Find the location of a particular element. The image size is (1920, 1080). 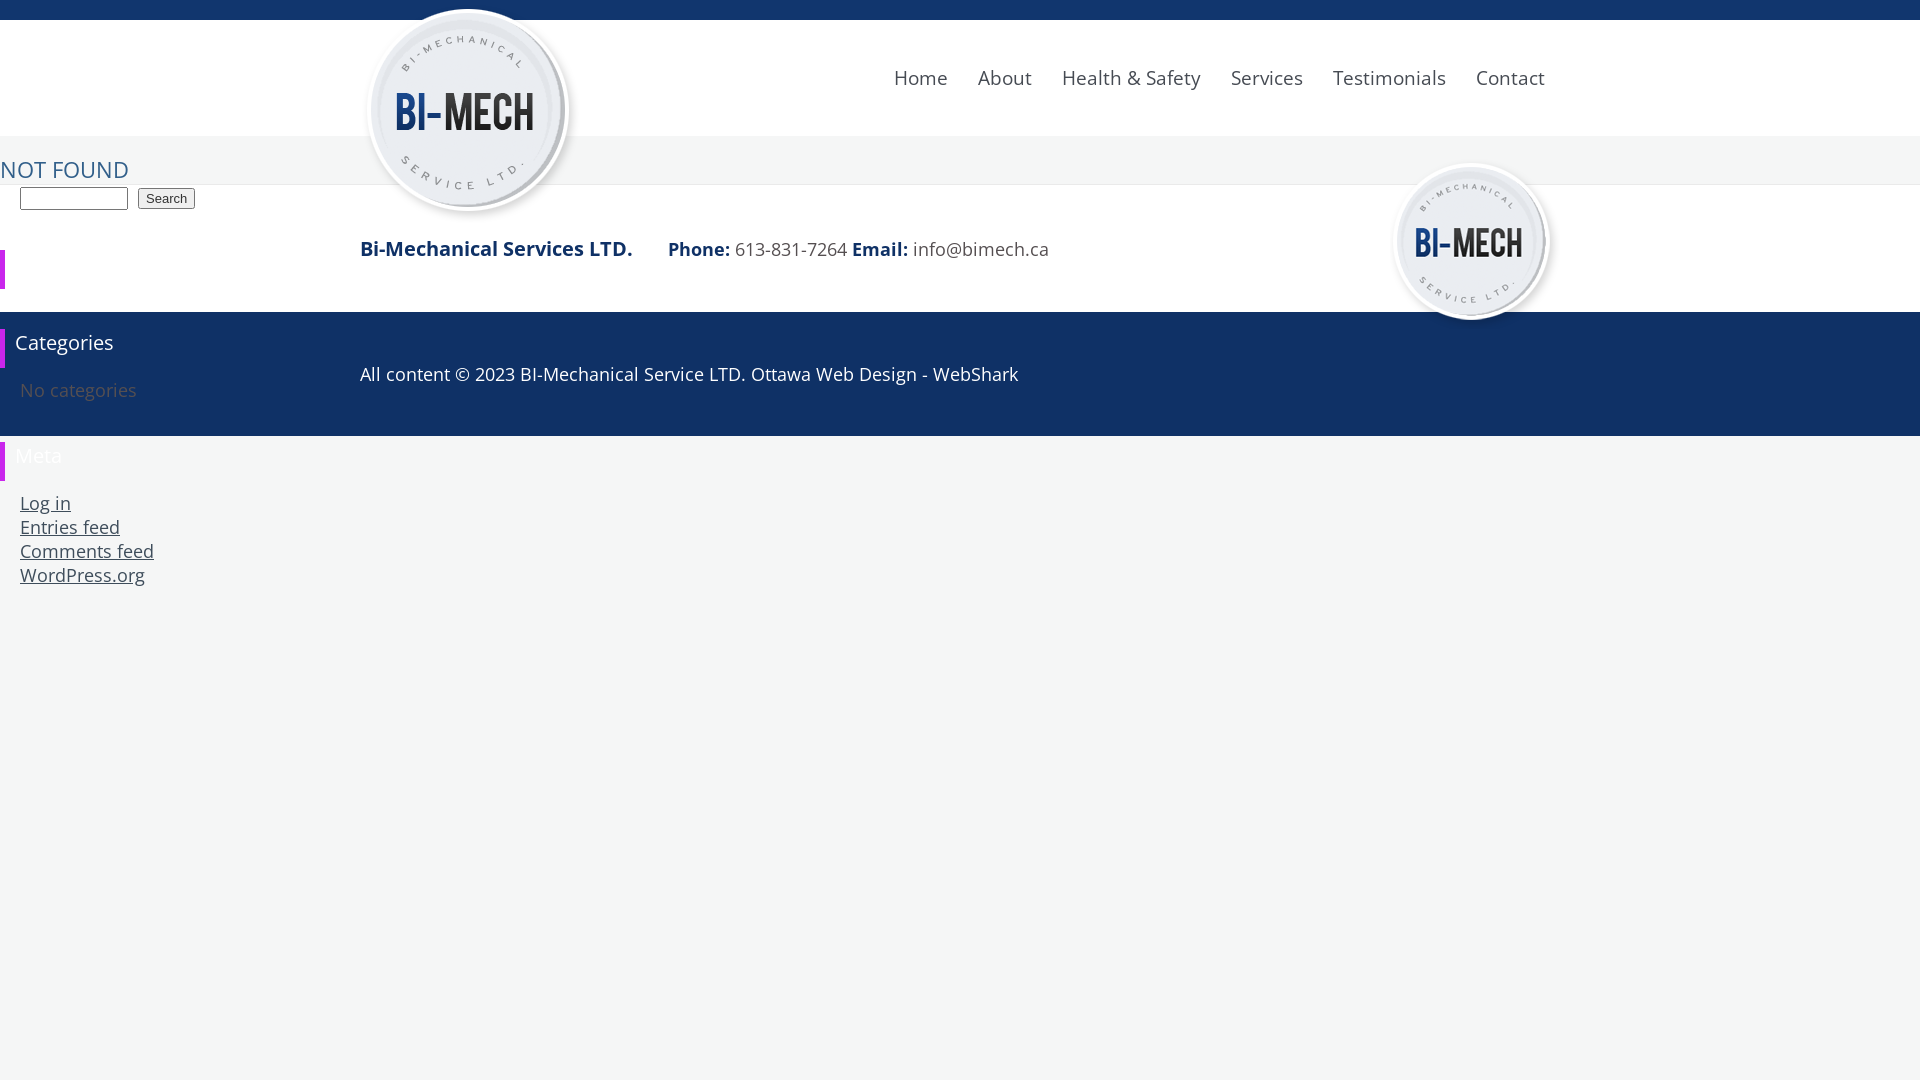

'WordPress.org' is located at coordinates (19, 574).